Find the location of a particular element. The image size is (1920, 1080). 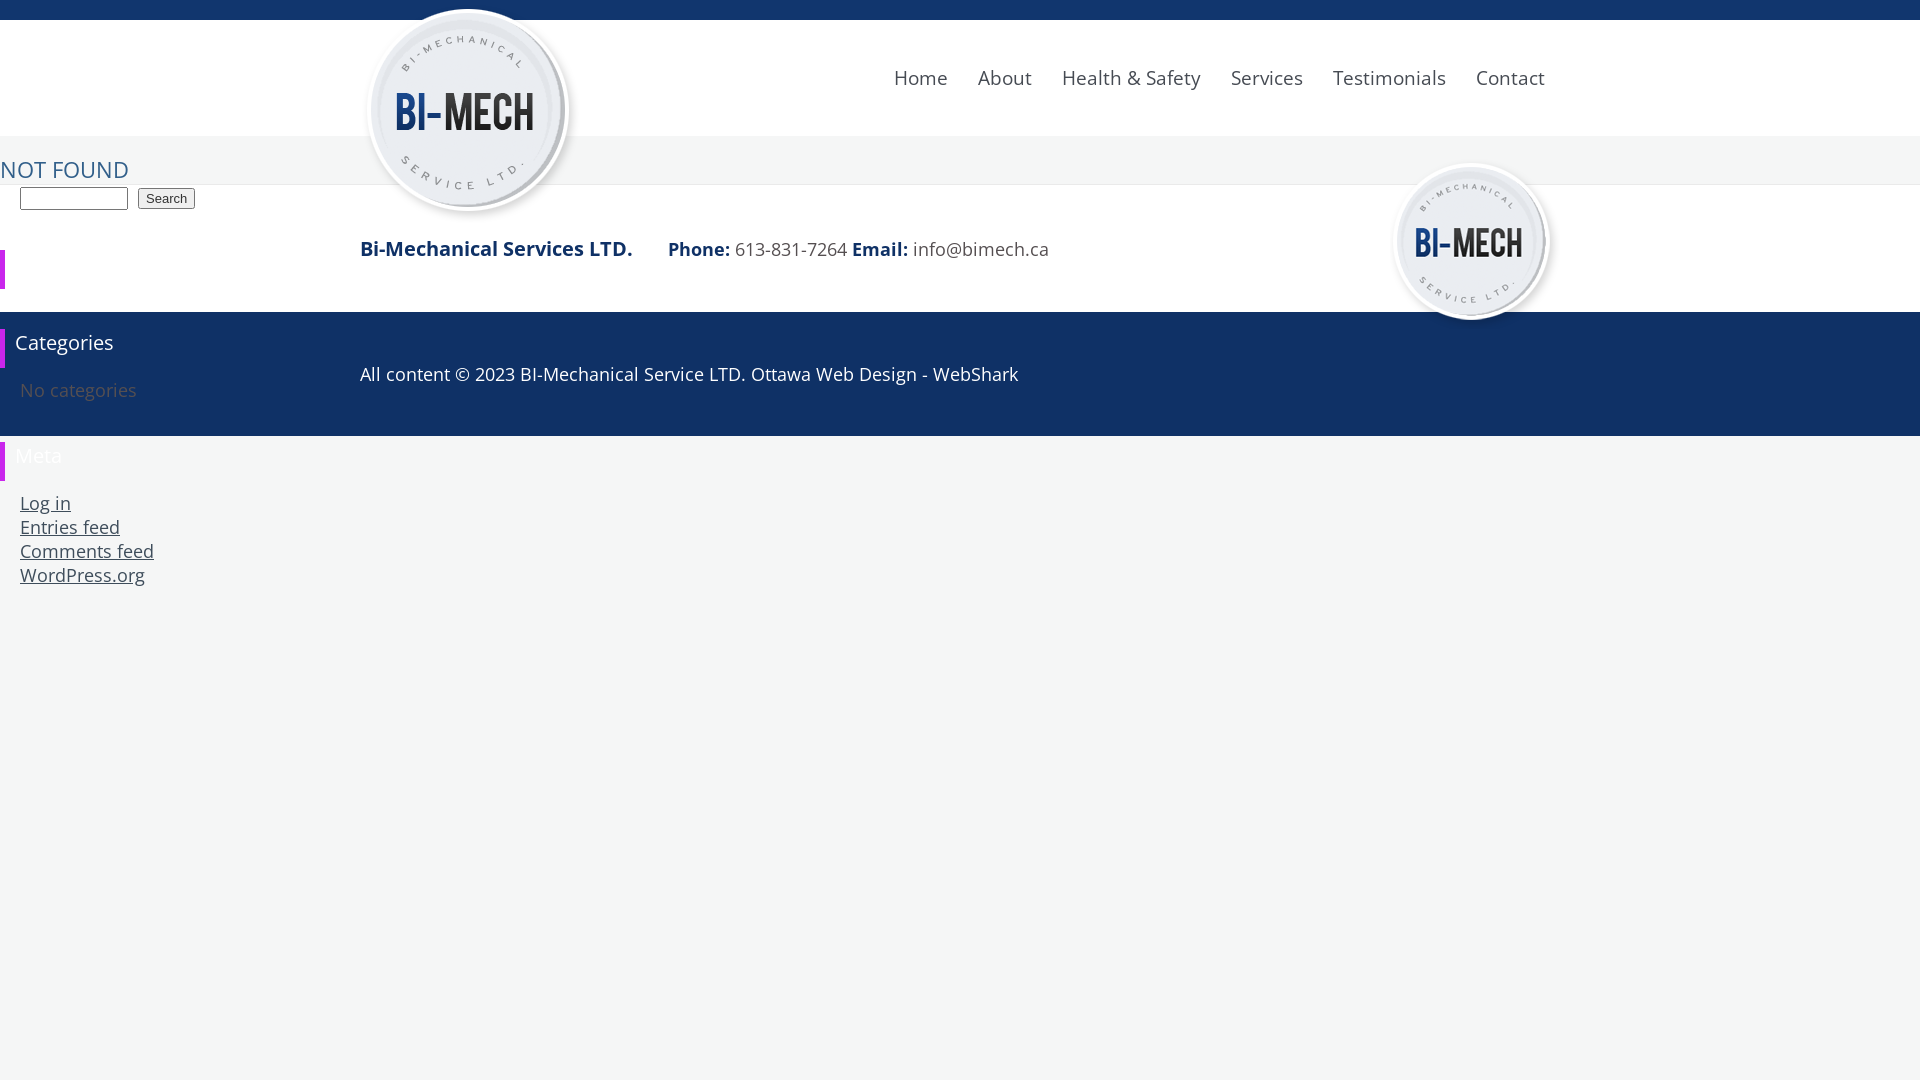

'WordPress.org' is located at coordinates (19, 574).